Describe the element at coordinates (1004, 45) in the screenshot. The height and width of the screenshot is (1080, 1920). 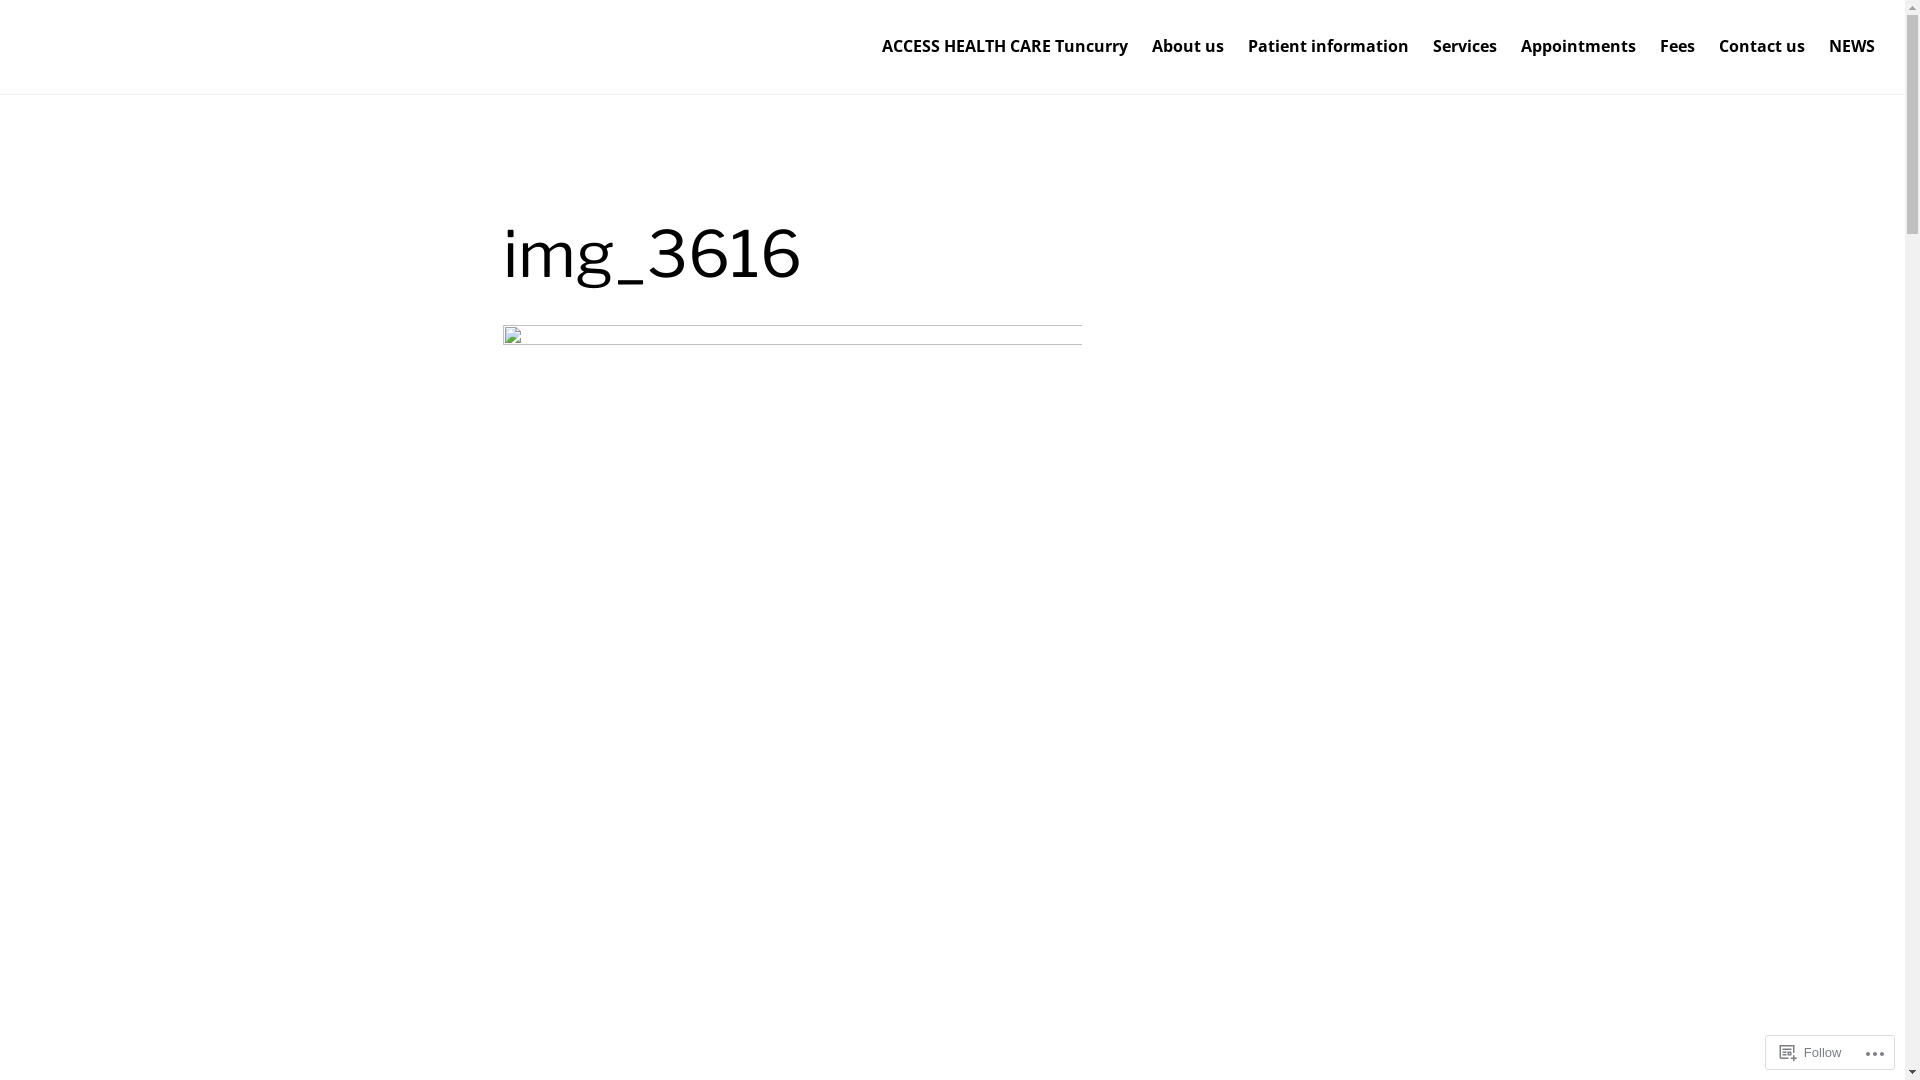
I see `'ACCESS HEALTH CARE Tuncurry'` at that location.